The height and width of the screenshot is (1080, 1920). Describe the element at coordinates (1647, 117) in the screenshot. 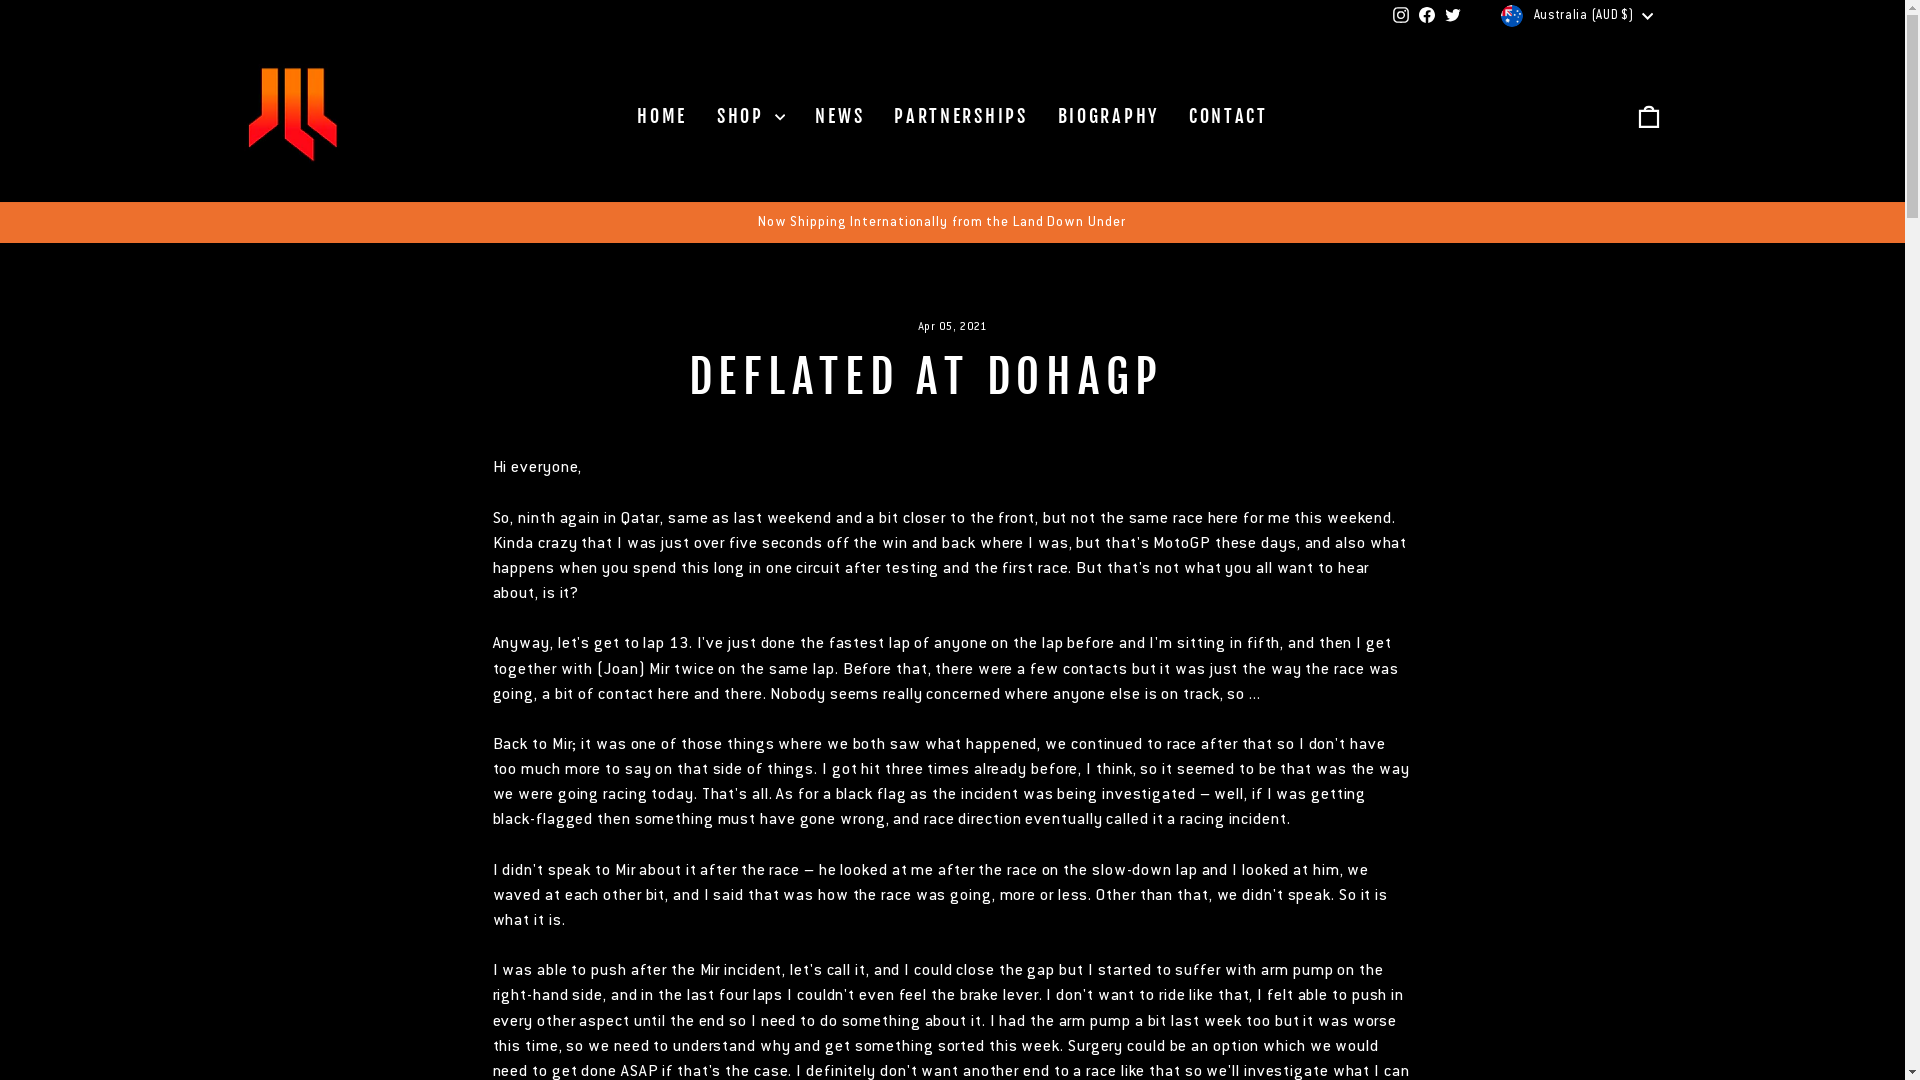

I see `'ICON-BAG-MINIMAL` at that location.